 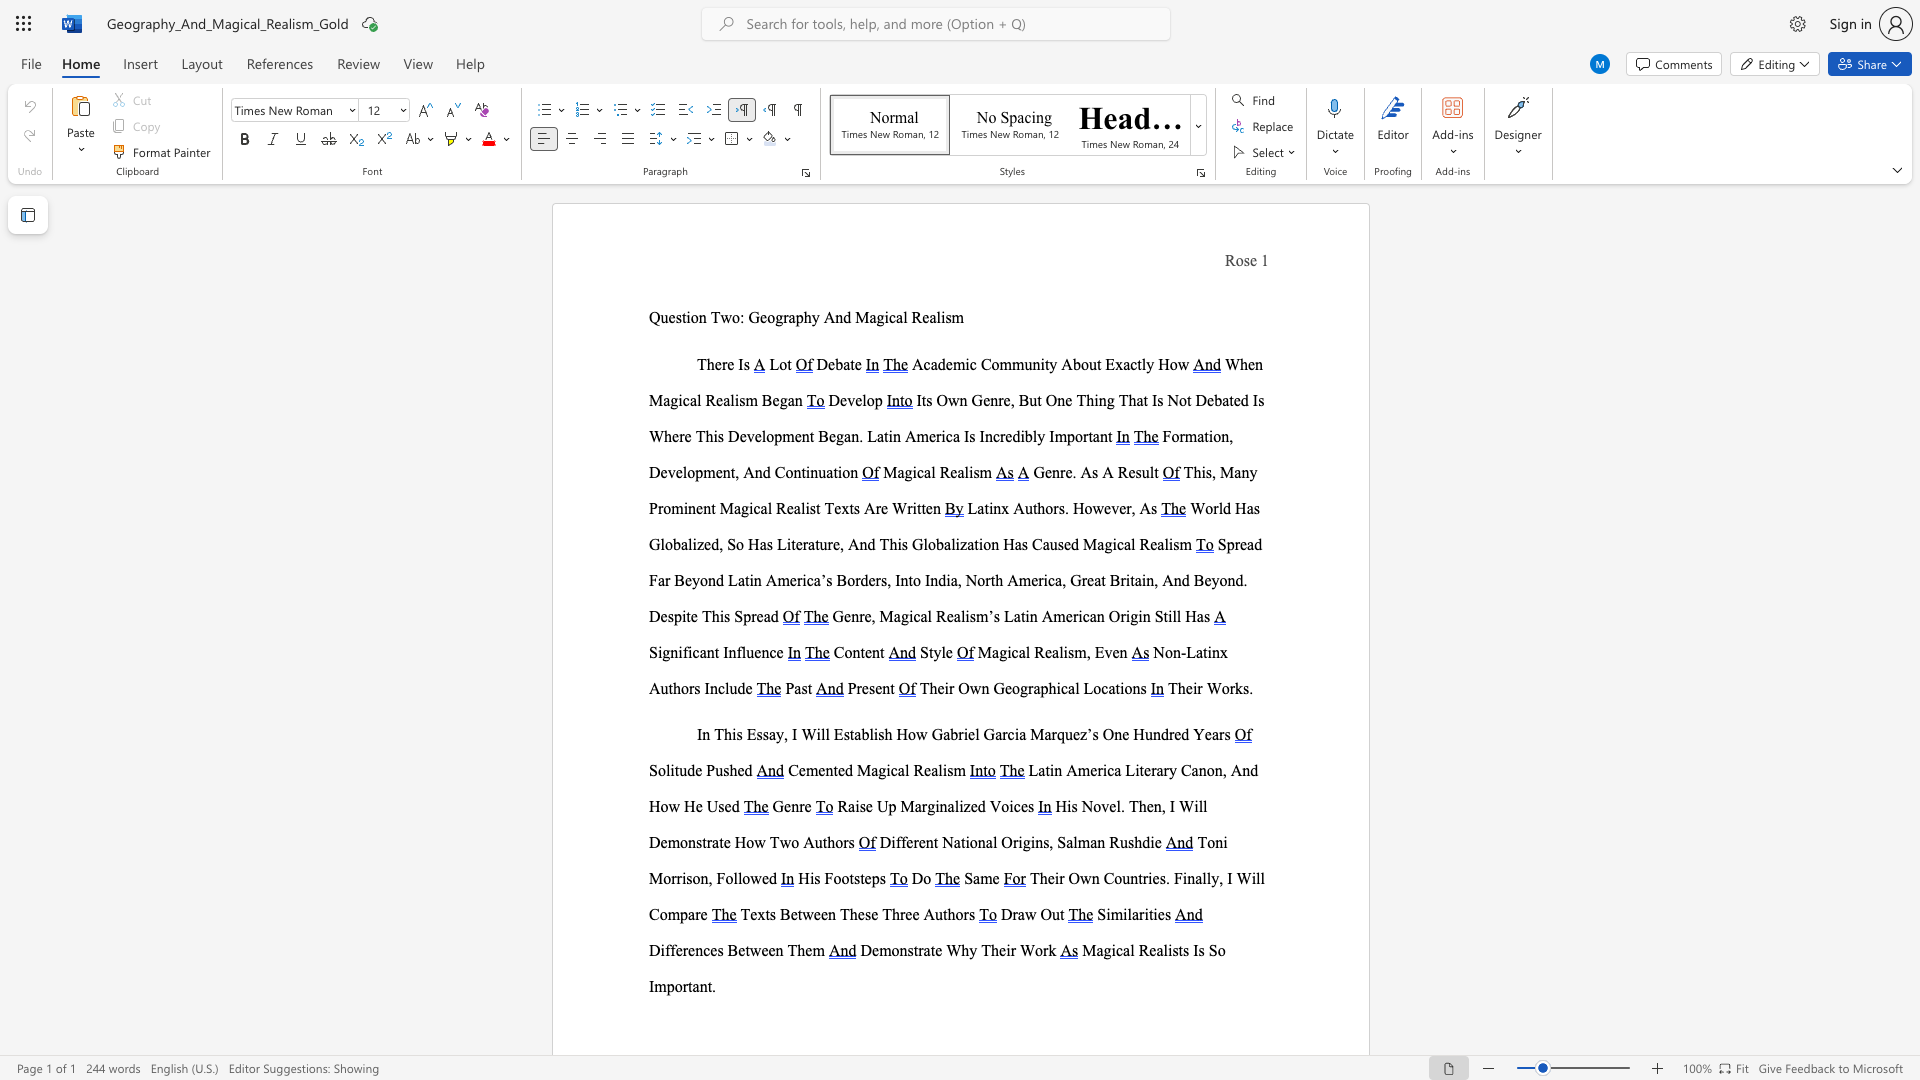 I want to click on the subset text "alists I" within the text "Magical Realists Is So Important.", so click(x=1156, y=949).